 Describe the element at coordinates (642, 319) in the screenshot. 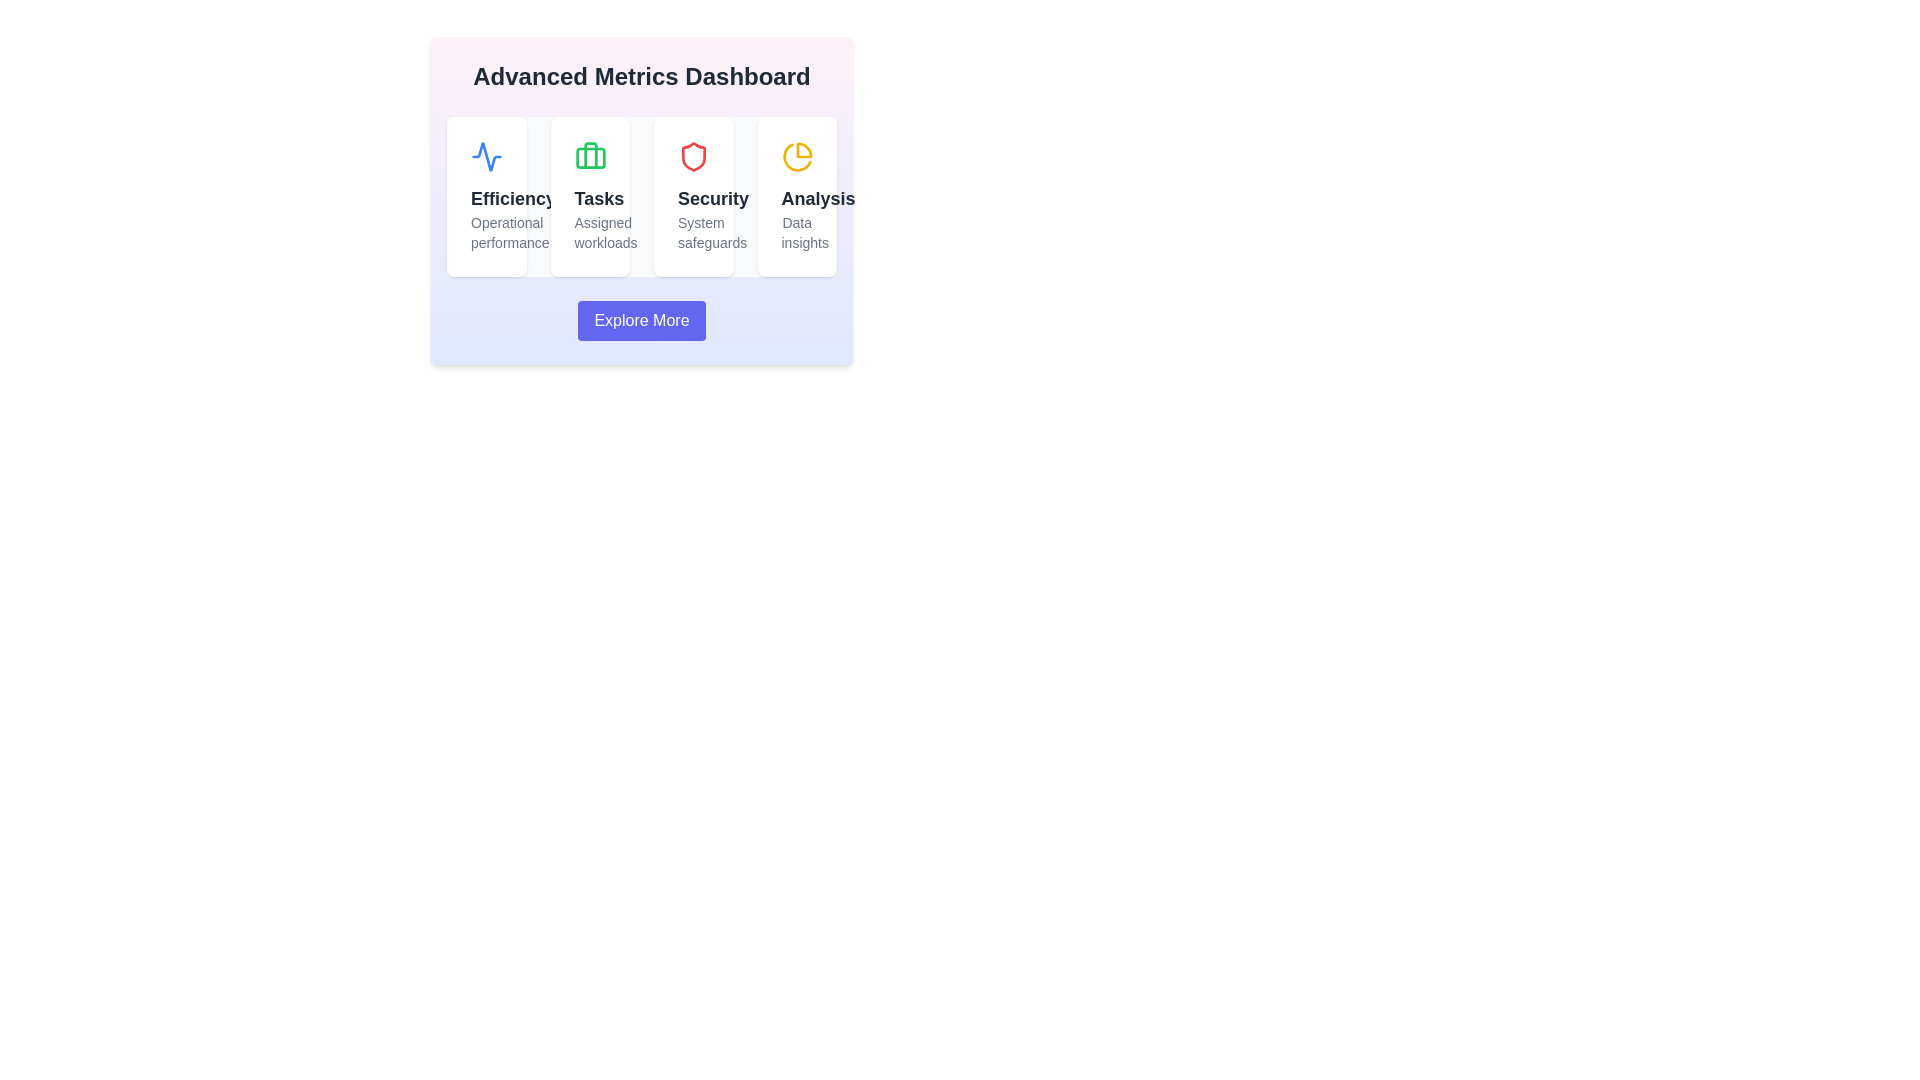

I see `the button with a purple background and the text 'Explore More'` at that location.